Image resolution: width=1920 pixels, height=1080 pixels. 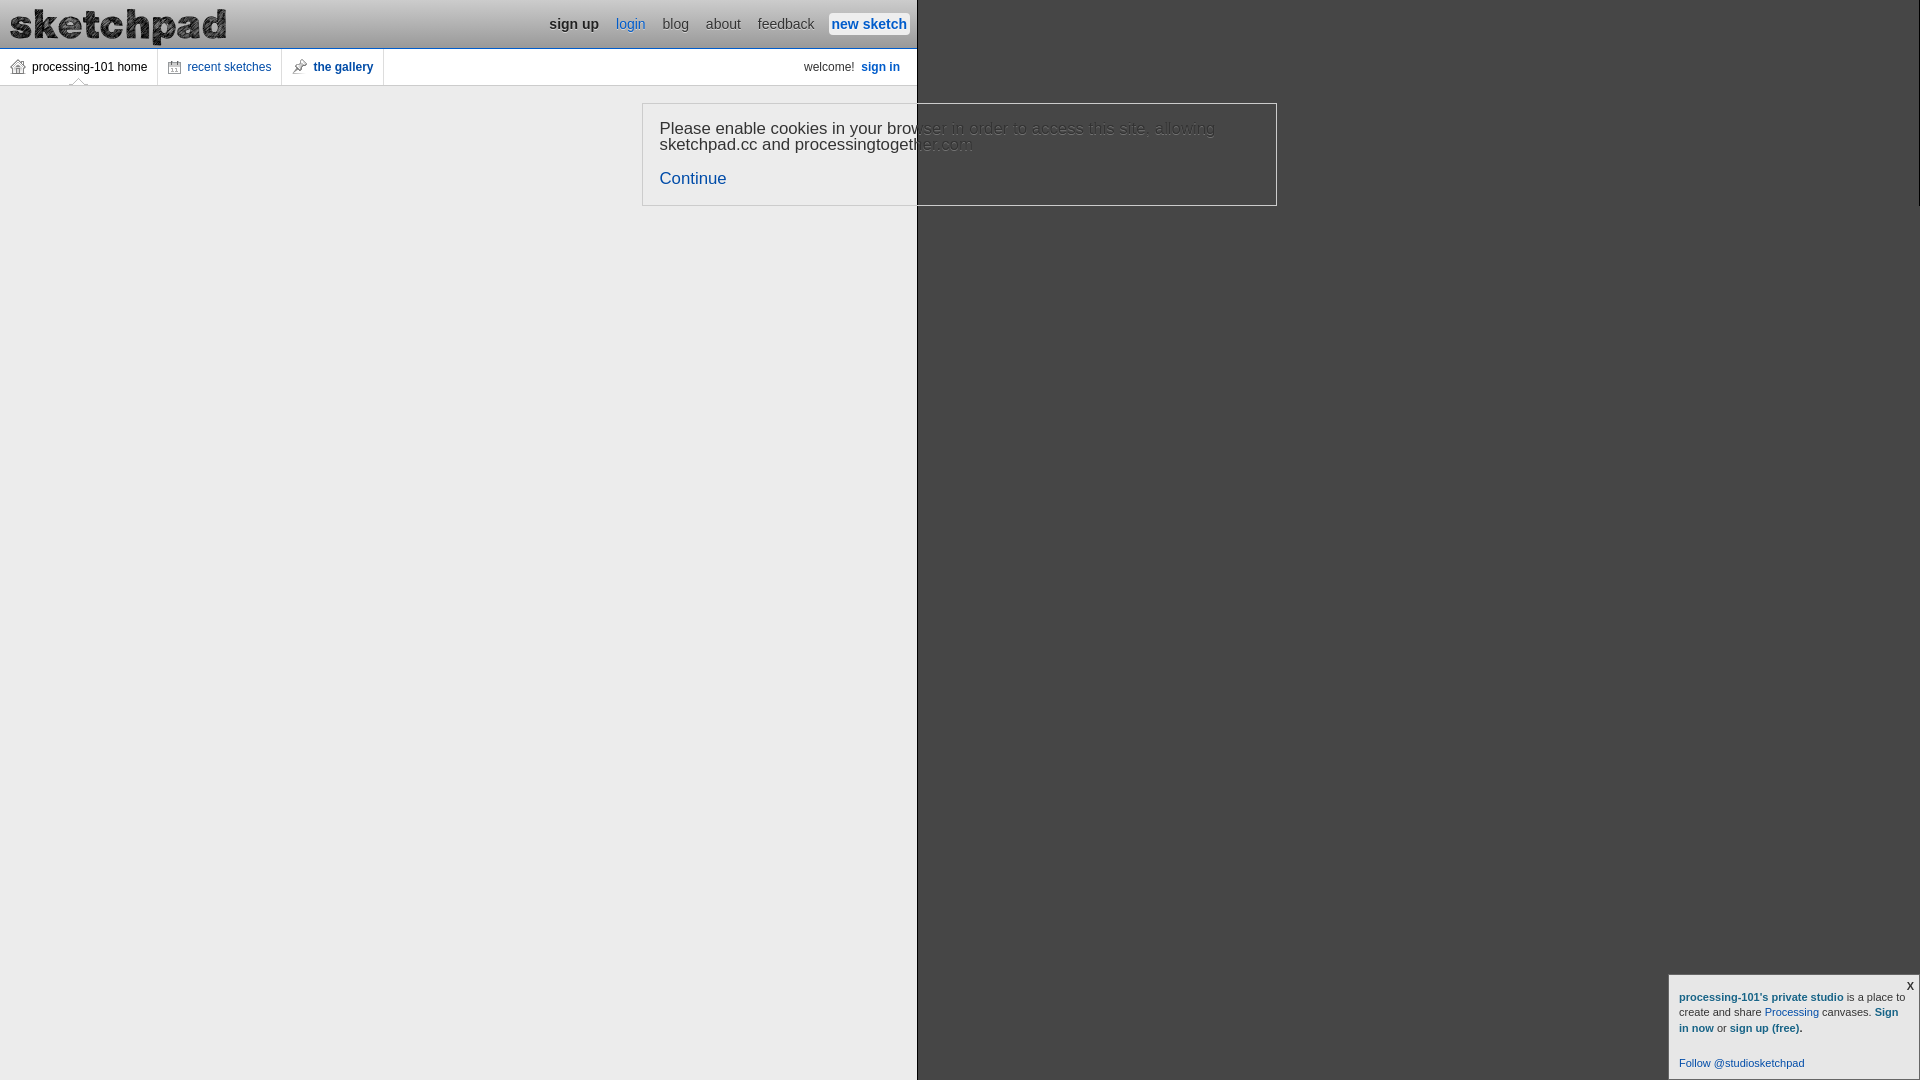 What do you see at coordinates (1765, 1011) in the screenshot?
I see `'Processing'` at bounding box center [1765, 1011].